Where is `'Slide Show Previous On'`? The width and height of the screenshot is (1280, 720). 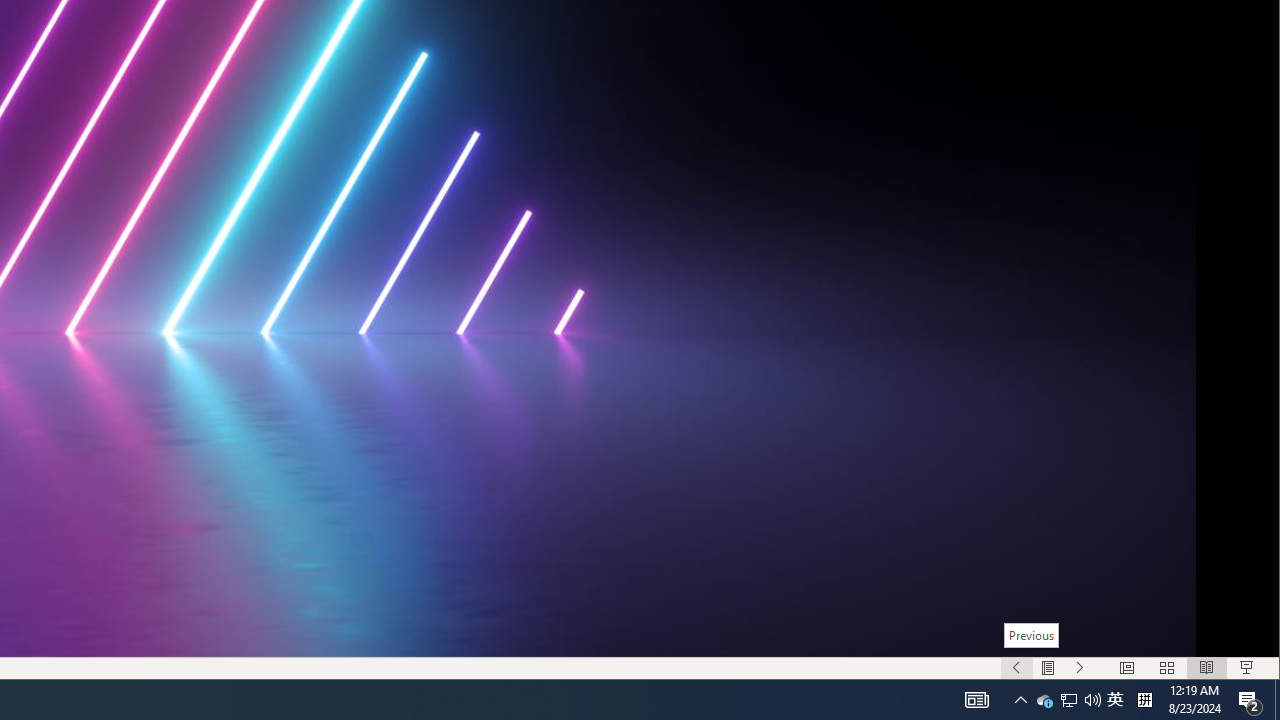
'Slide Show Previous On' is located at coordinates (1016, 668).